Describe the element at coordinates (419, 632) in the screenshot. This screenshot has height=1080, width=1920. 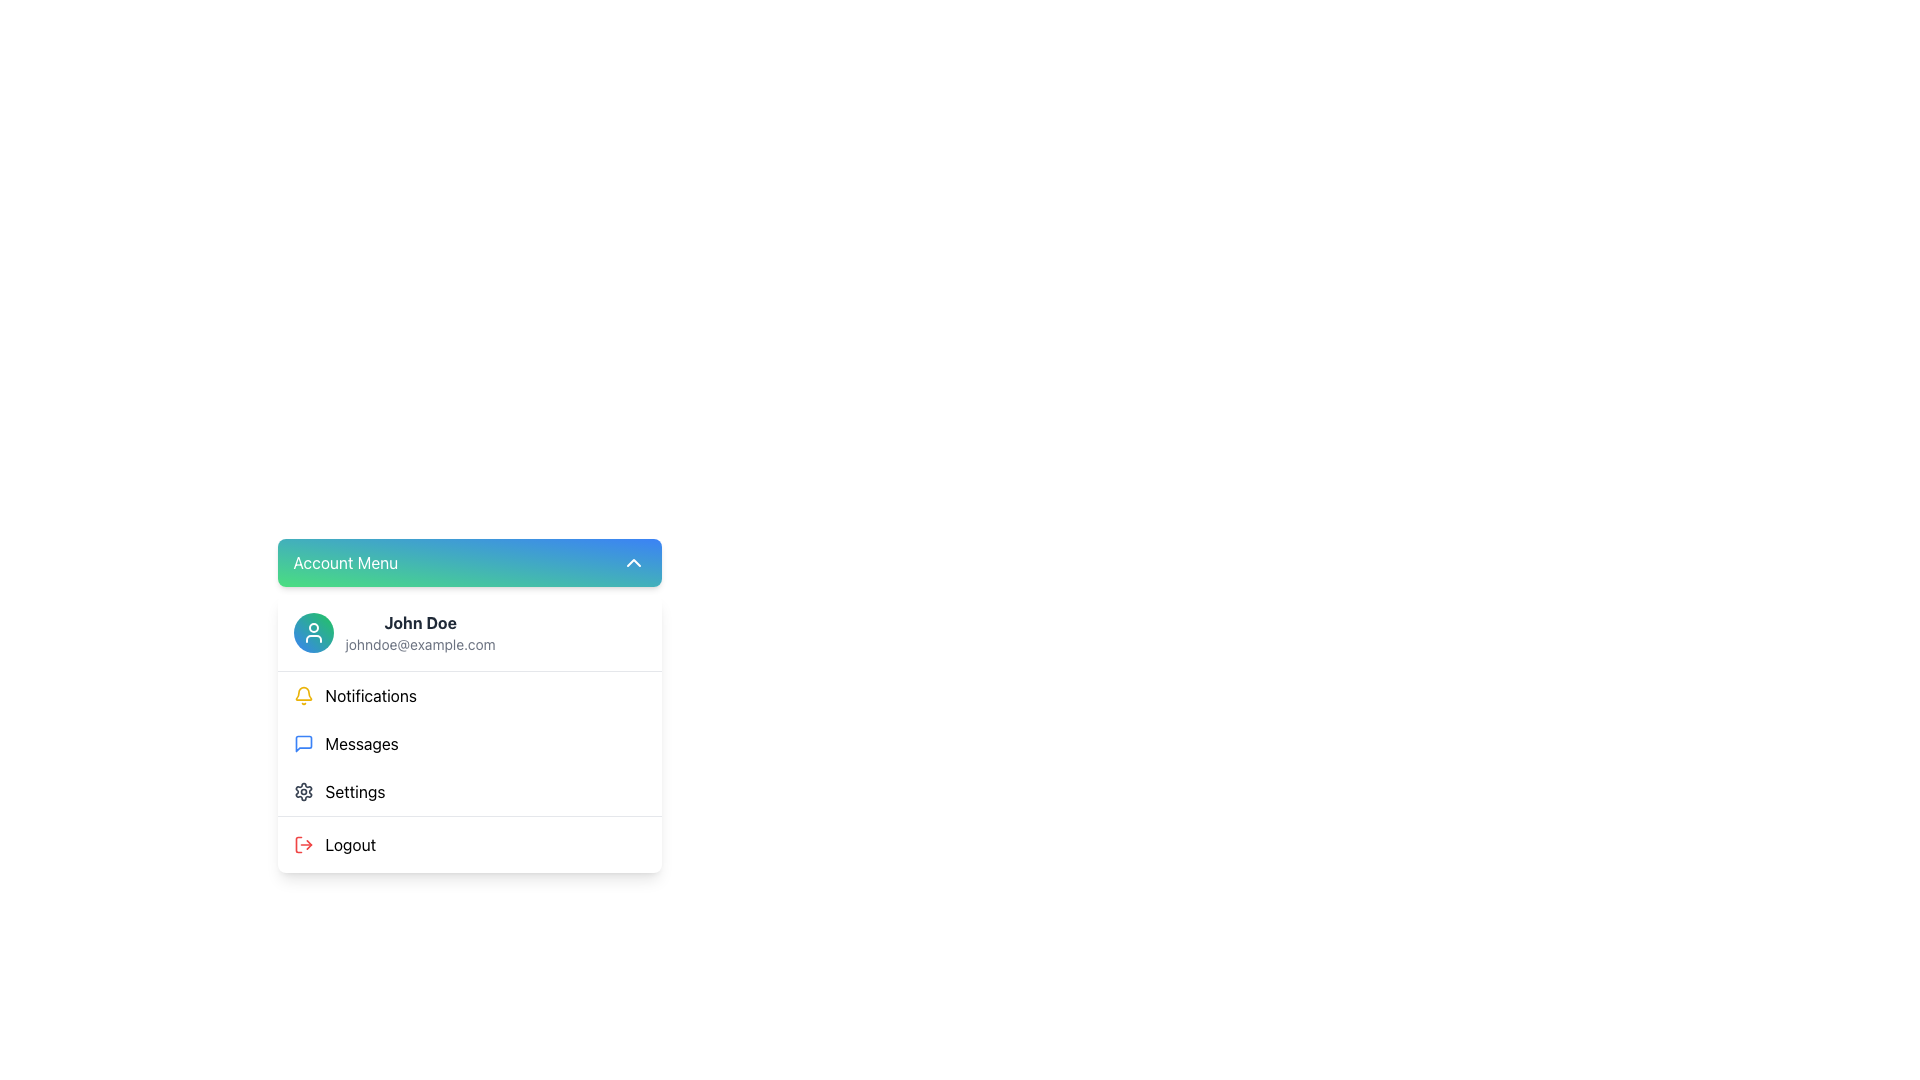
I see `text displayed in the Text Display element within the 'Account Menu', which shows 'John Doe' and 'johndoe@example.com'` at that location.